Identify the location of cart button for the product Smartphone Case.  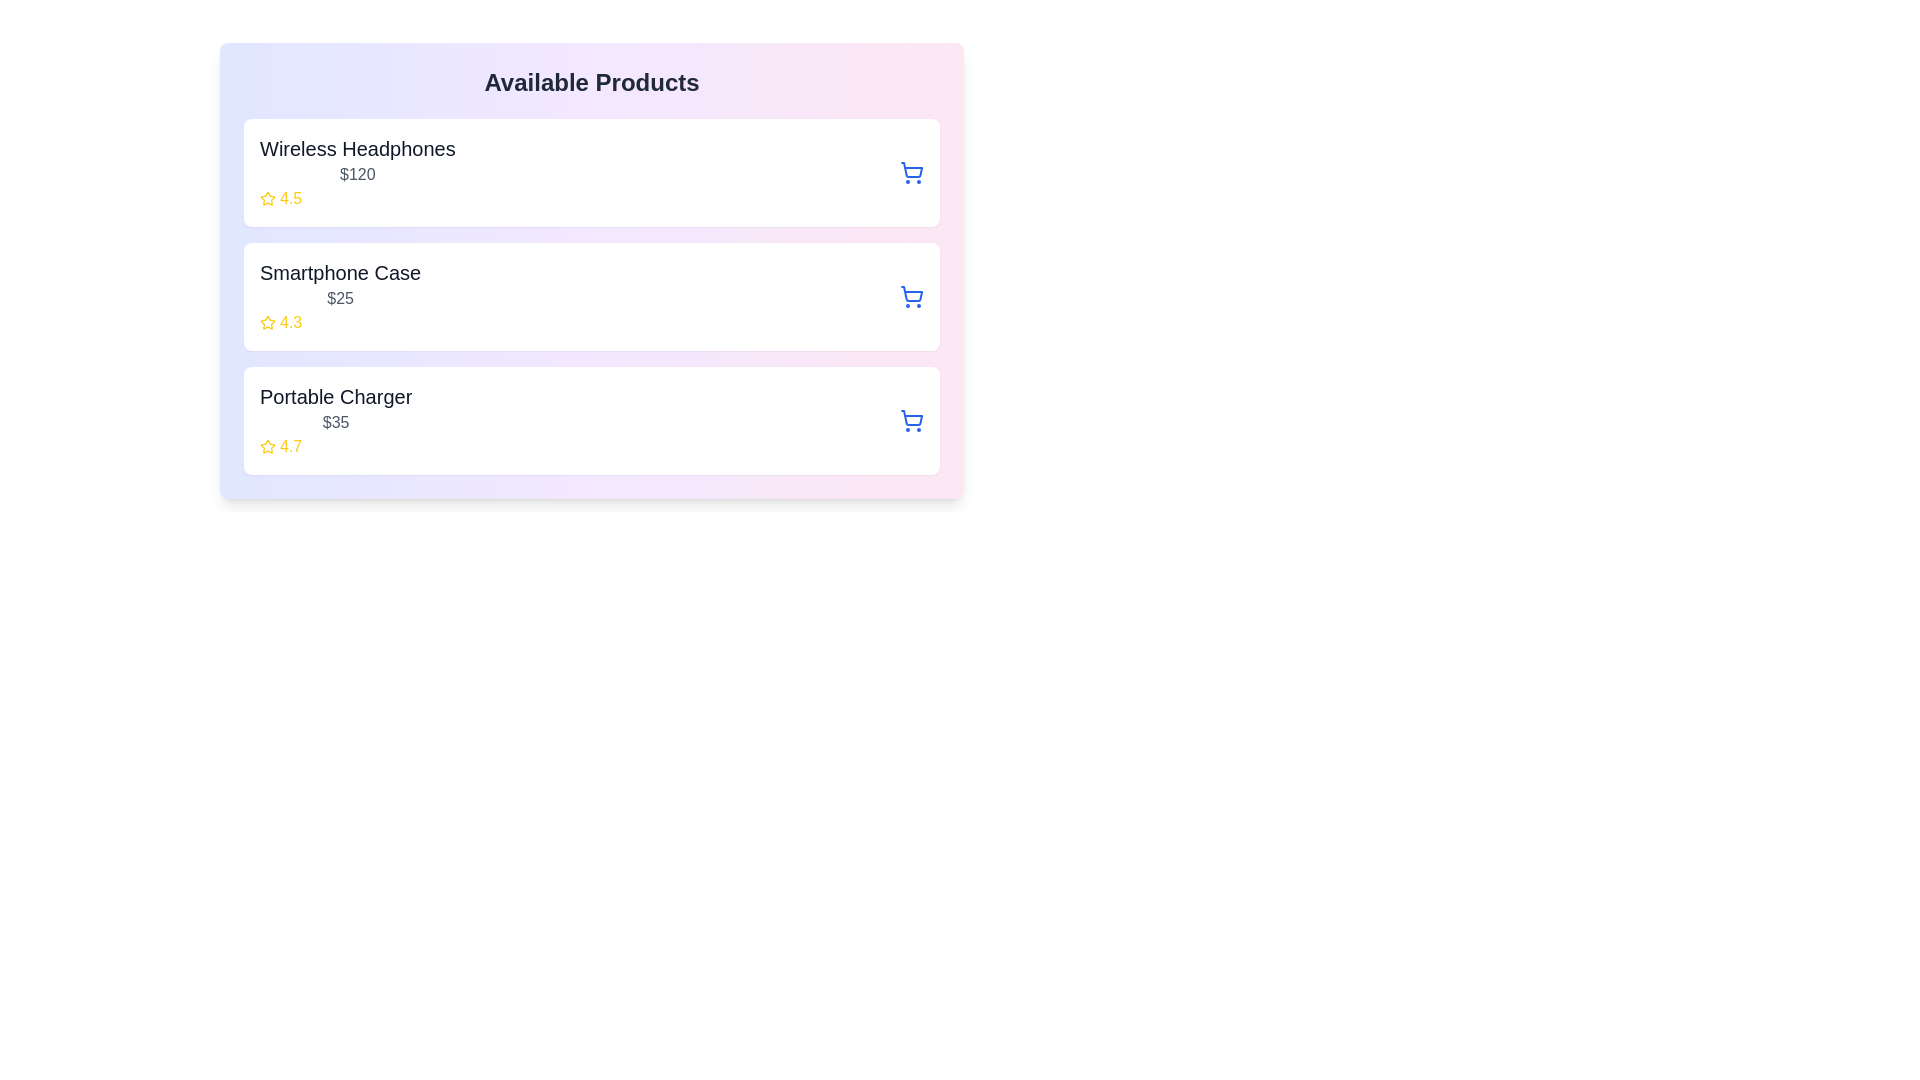
(911, 297).